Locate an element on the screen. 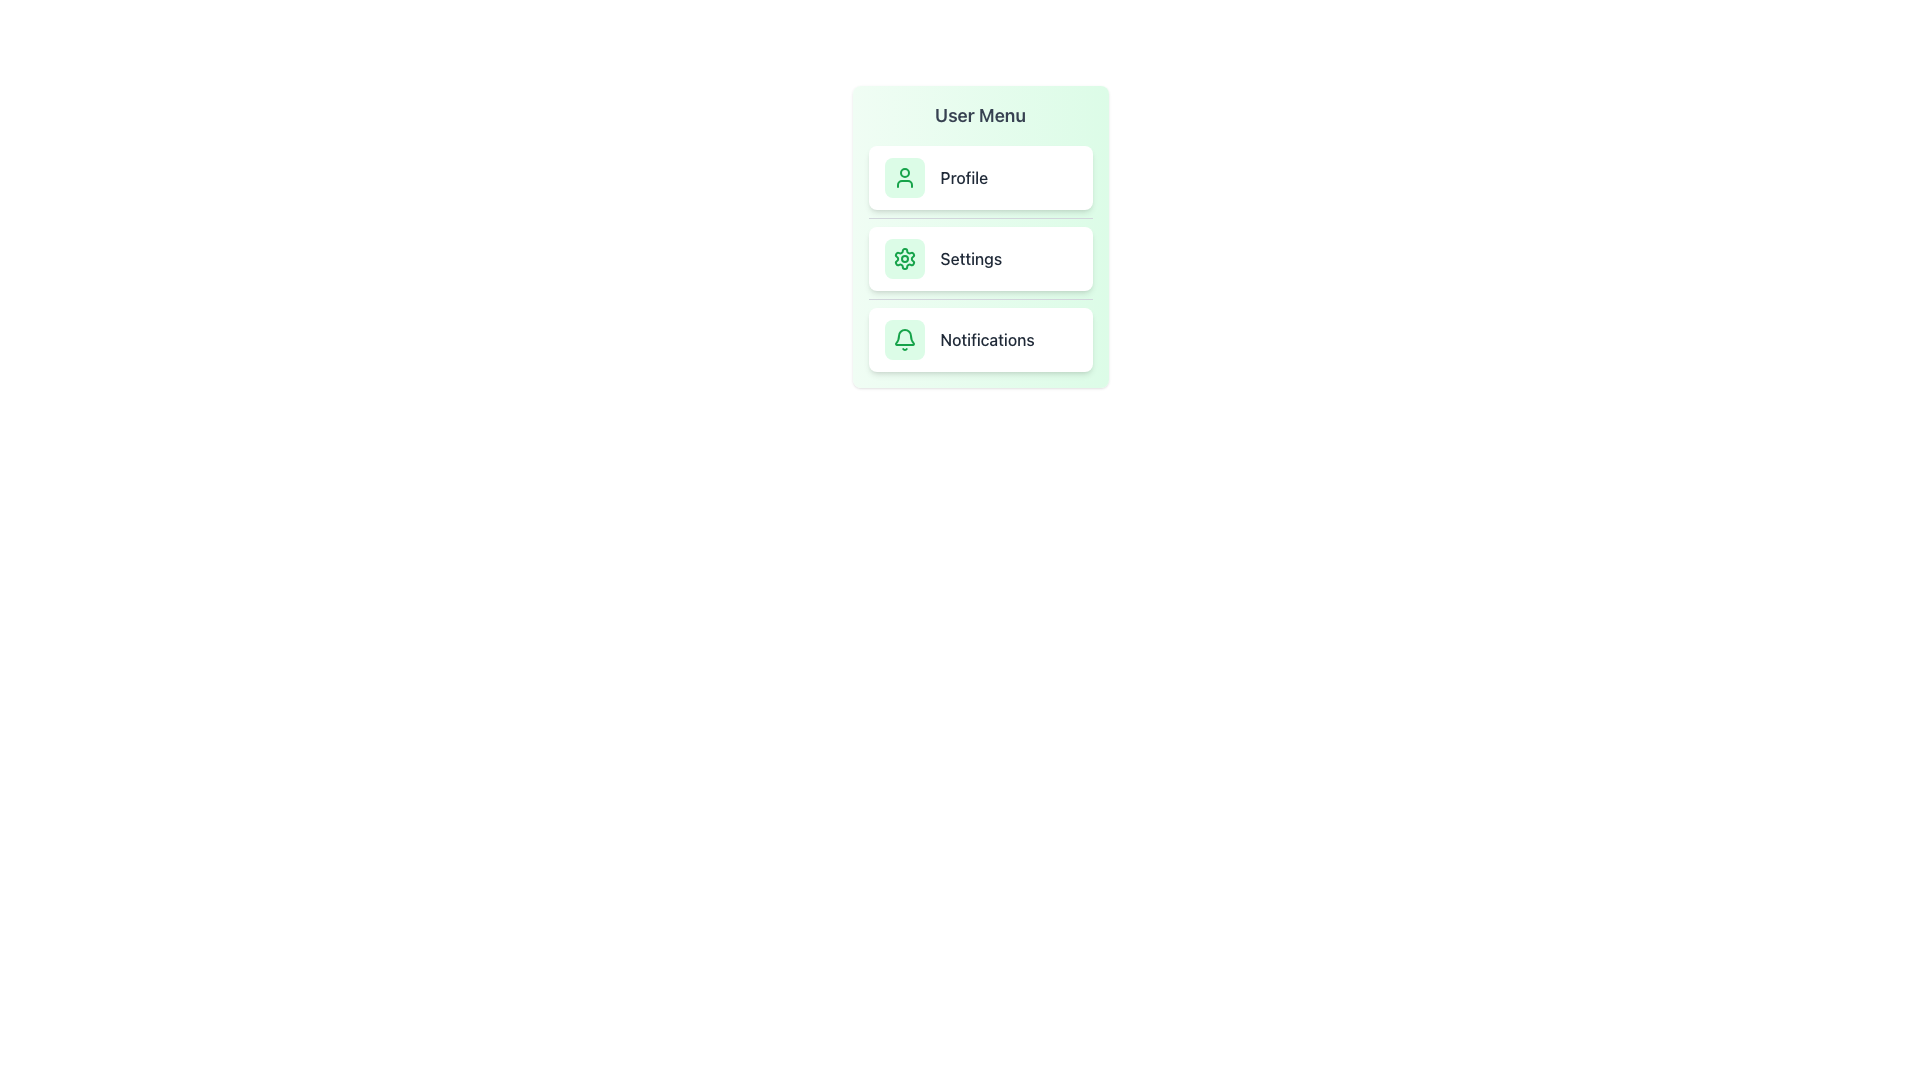 The height and width of the screenshot is (1080, 1920). the gear-shaped icon in the user menu, which is the second icon listed next to the 'Settings' text label is located at coordinates (903, 257).